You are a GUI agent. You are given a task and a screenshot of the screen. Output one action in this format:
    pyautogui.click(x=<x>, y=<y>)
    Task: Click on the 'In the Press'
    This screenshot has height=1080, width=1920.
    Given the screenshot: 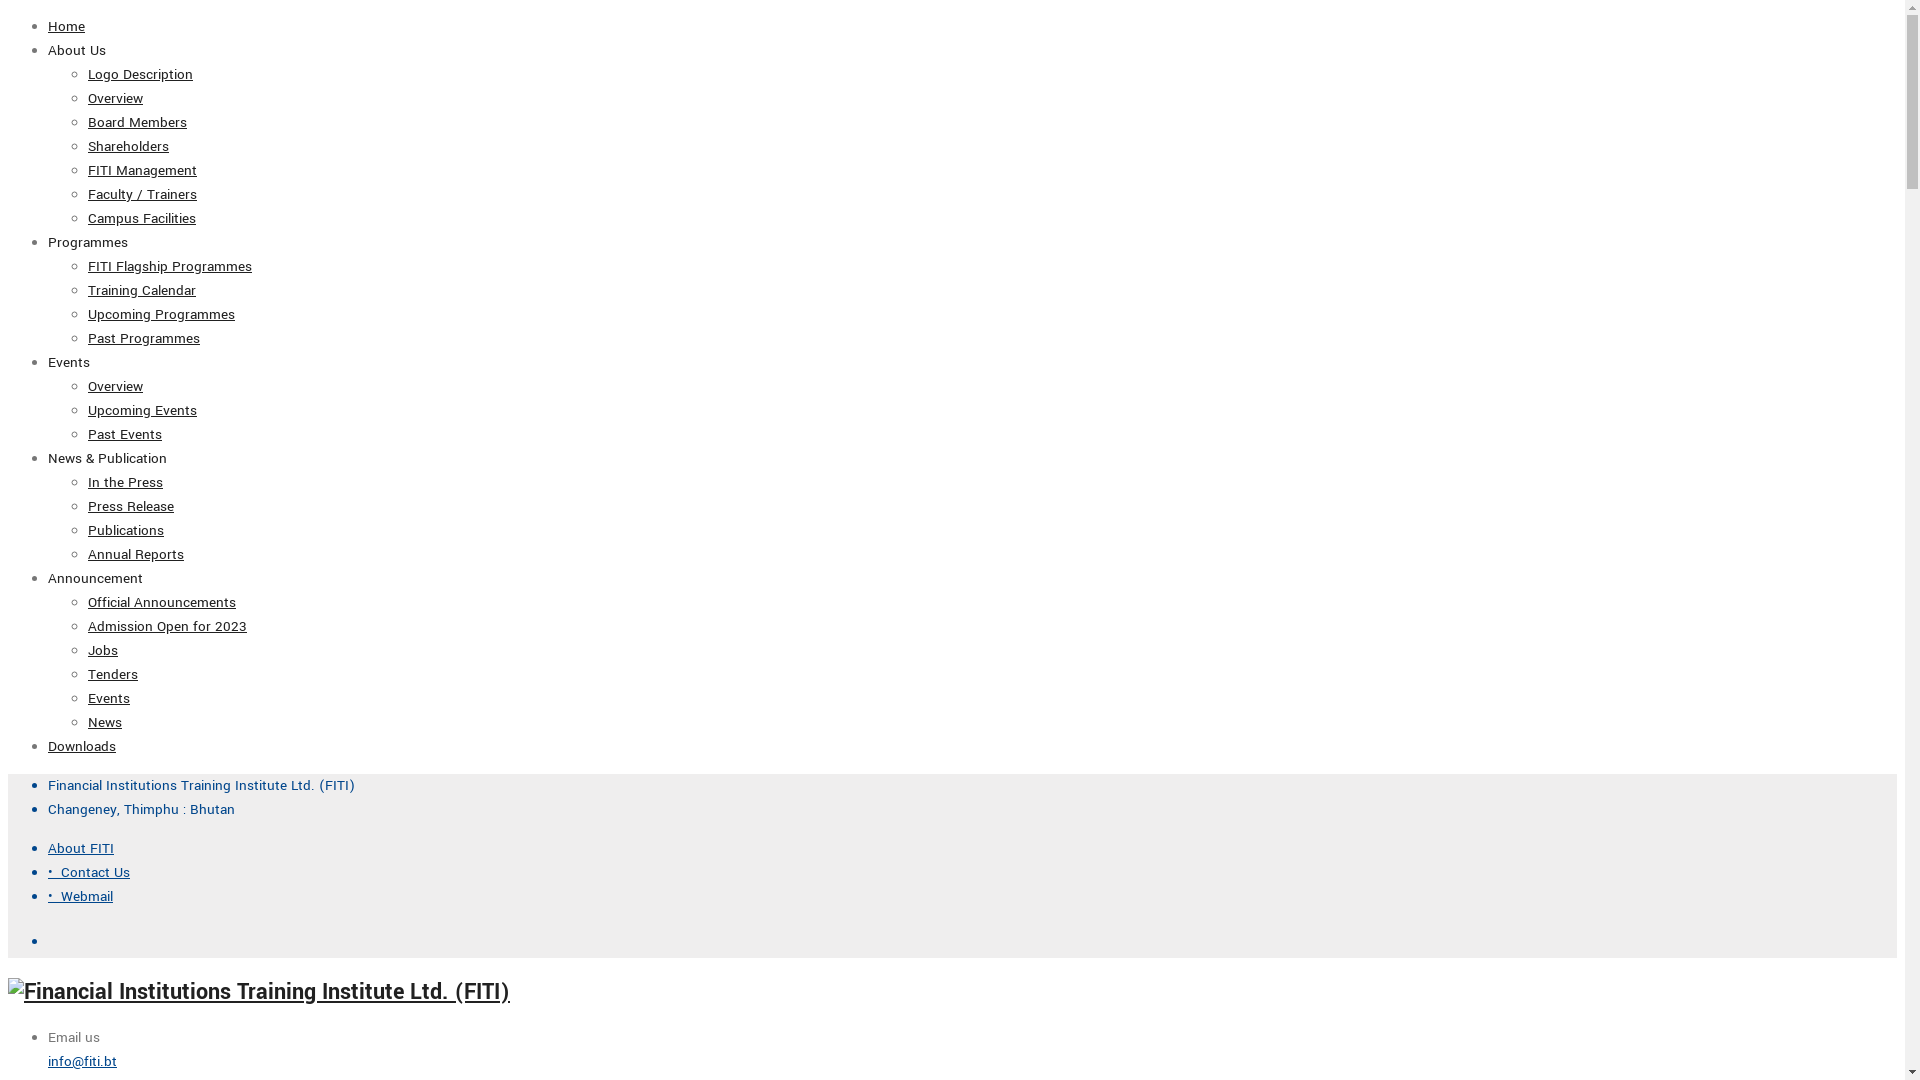 What is the action you would take?
    pyautogui.click(x=124, y=482)
    